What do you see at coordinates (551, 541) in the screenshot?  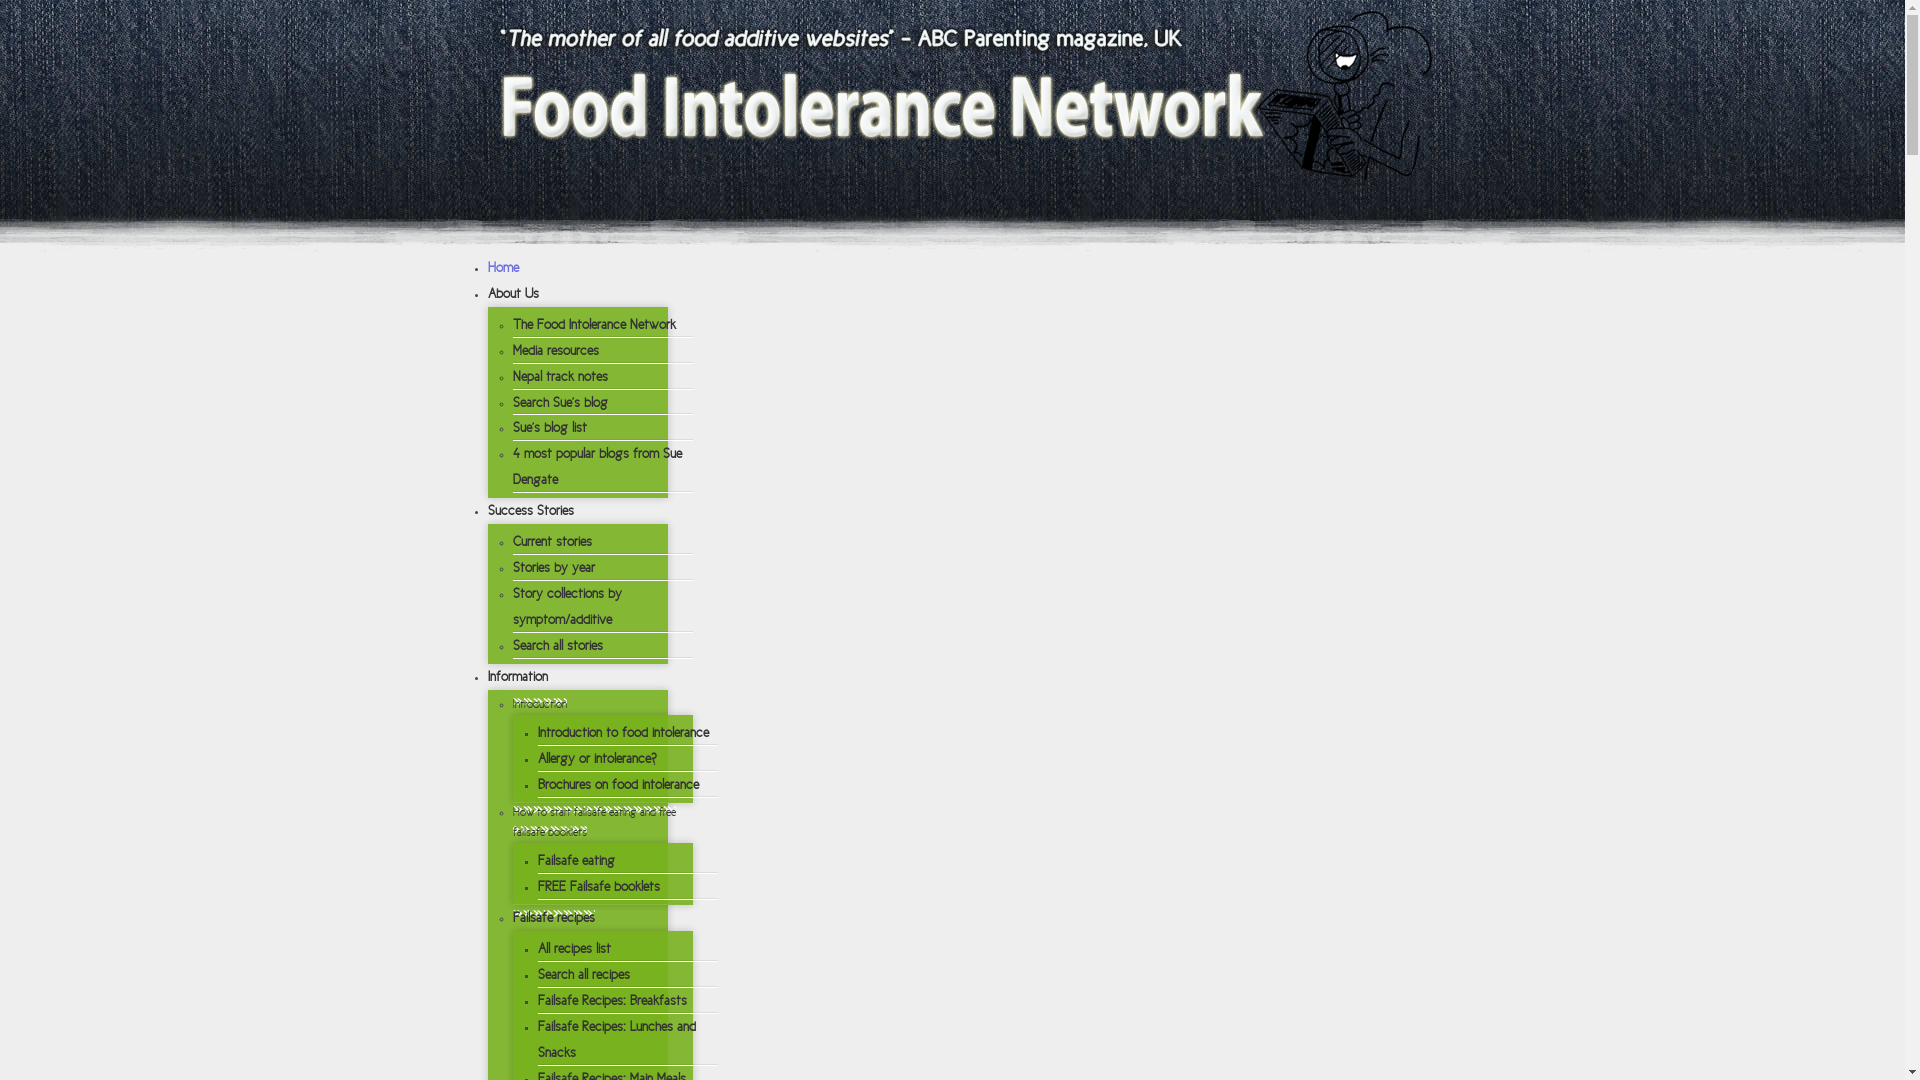 I see `'Current stories'` at bounding box center [551, 541].